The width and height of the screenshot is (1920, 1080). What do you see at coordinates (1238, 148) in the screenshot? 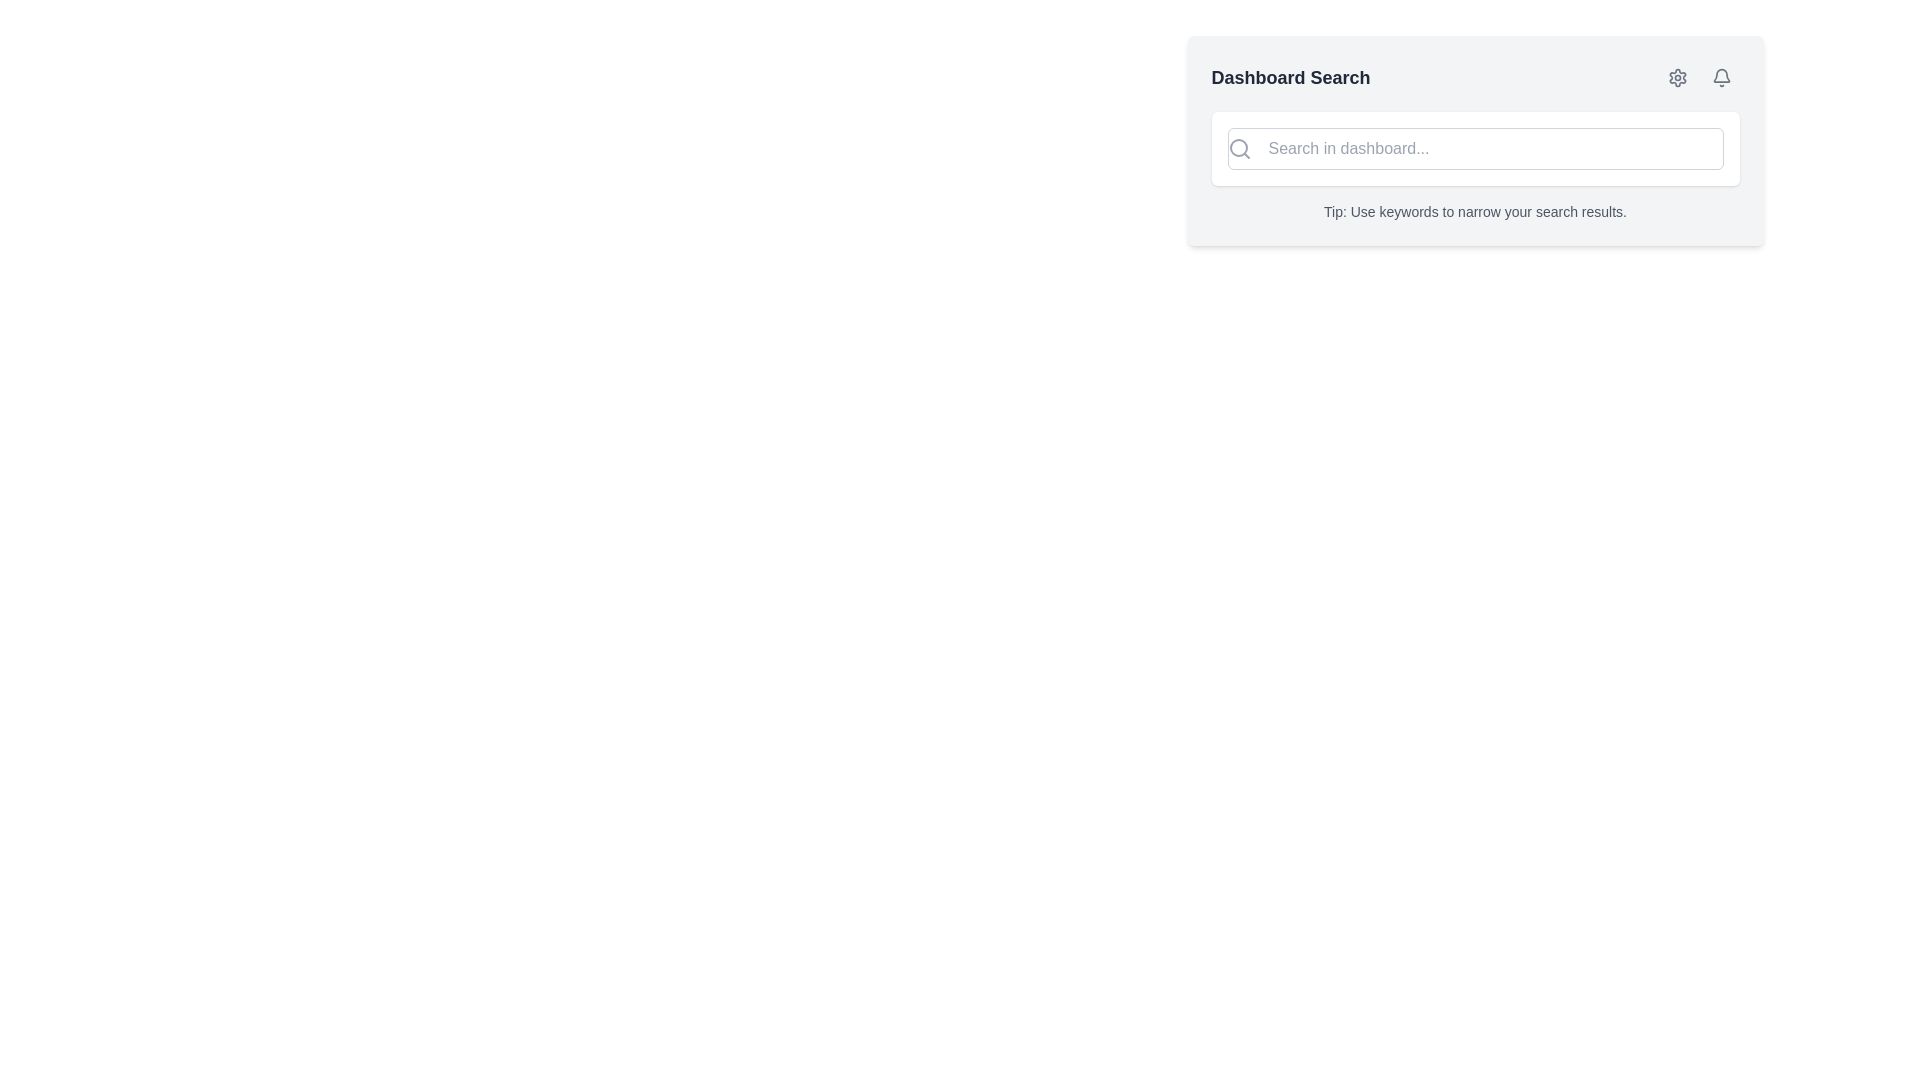
I see `the search icon located inside the search bar component to initiate a search` at bounding box center [1238, 148].